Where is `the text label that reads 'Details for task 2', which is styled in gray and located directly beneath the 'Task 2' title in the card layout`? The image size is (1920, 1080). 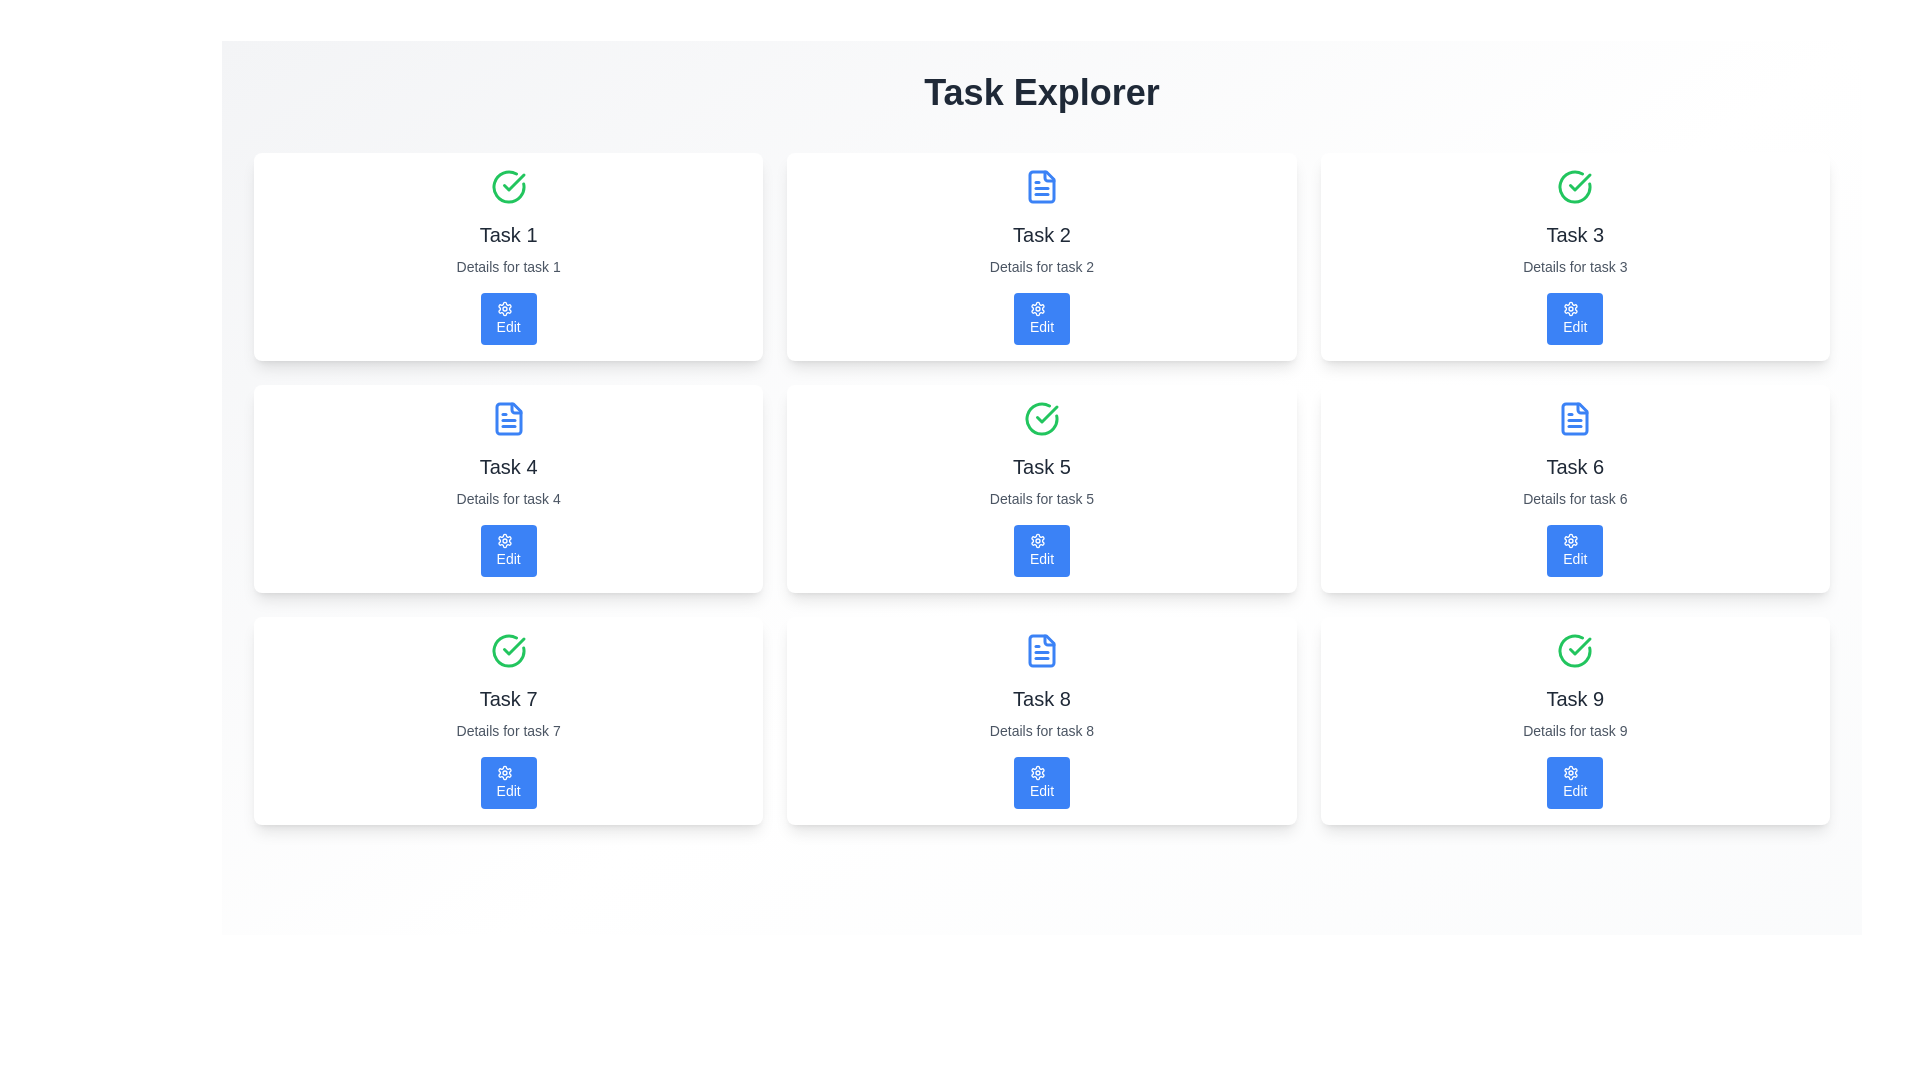
the text label that reads 'Details for task 2', which is styled in gray and located directly beneath the 'Task 2' title in the card layout is located at coordinates (1040, 265).